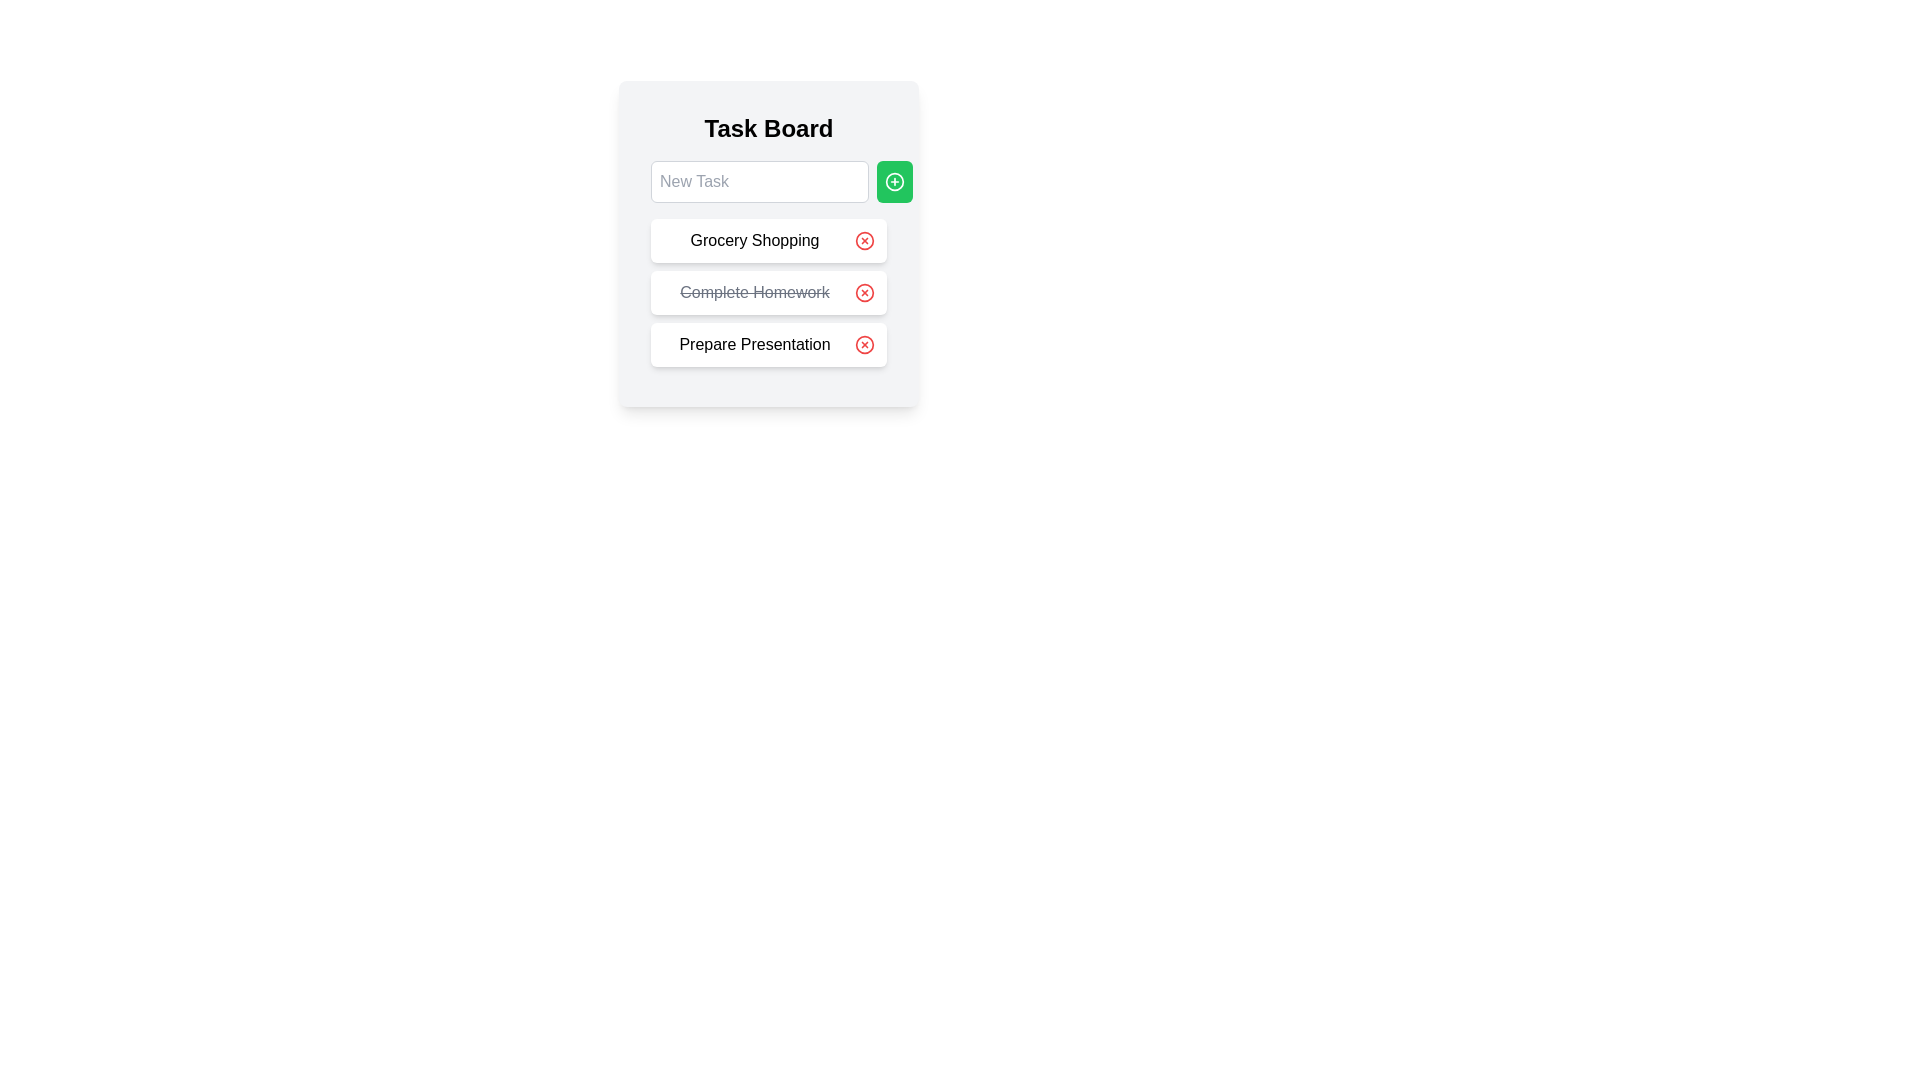 The height and width of the screenshot is (1080, 1920). I want to click on the text label that displays the title of the completed task in the to-do list, located between 'Grocery Shopping' and 'Prepare Presentation', so click(753, 293).